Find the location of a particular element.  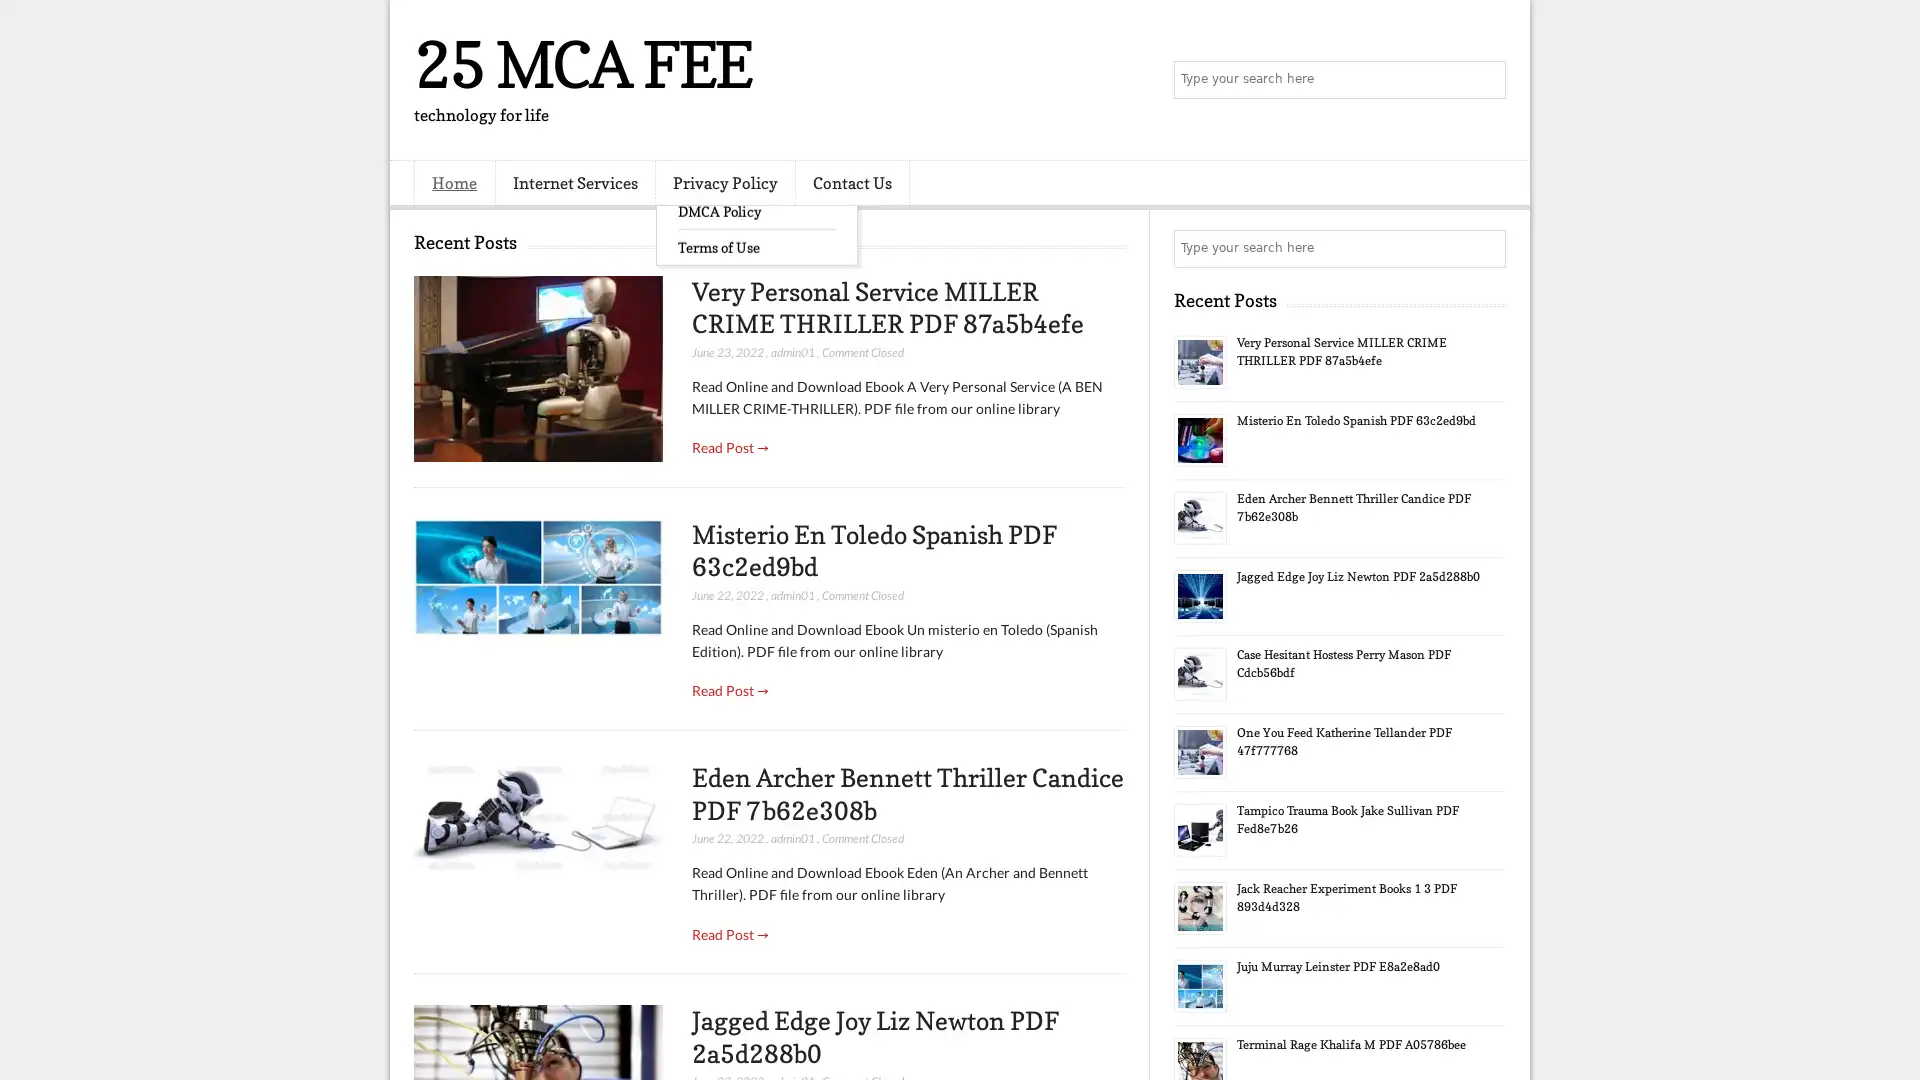

Search is located at coordinates (1485, 248).